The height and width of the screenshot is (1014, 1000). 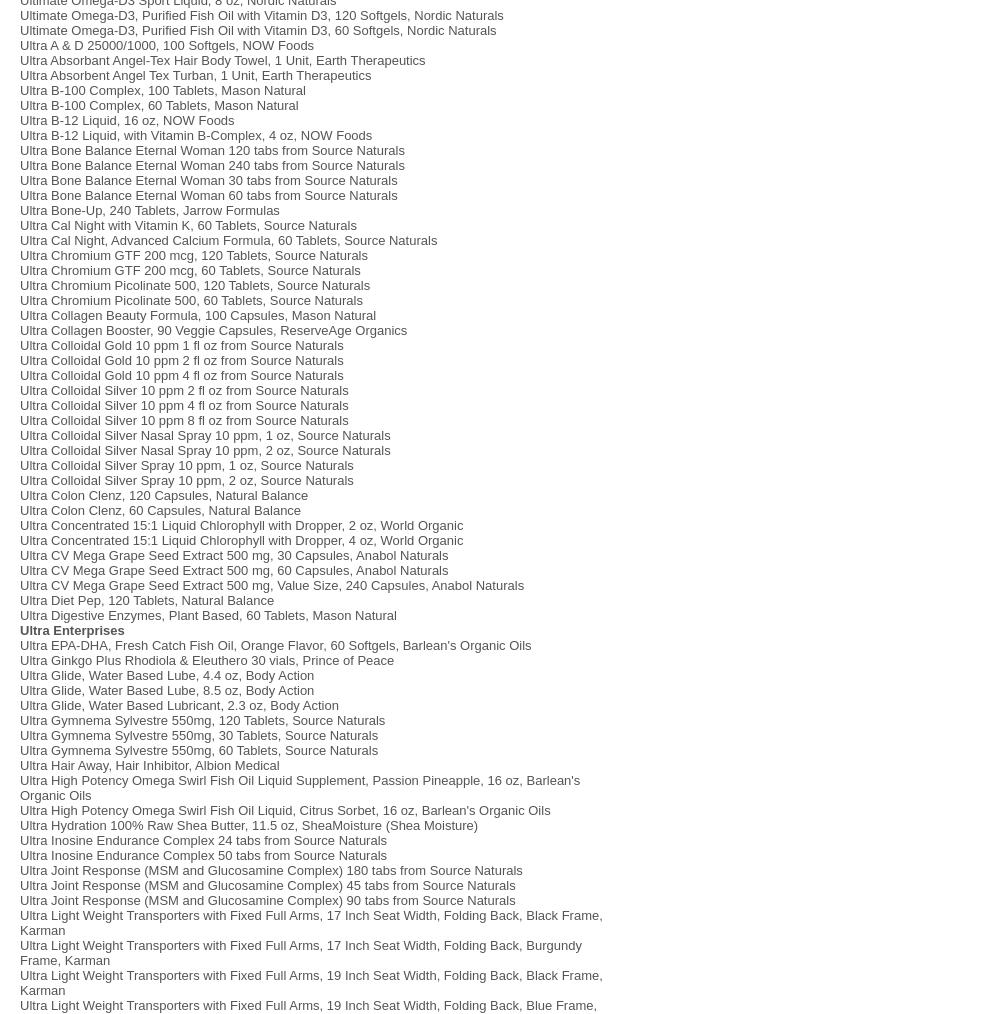 What do you see at coordinates (300, 952) in the screenshot?
I see `'Ultra Light Weight Transporters with Fixed Full Arms, 17 Inch Seat Width, Folding Back, Burgundy Frame, Karman'` at bounding box center [300, 952].